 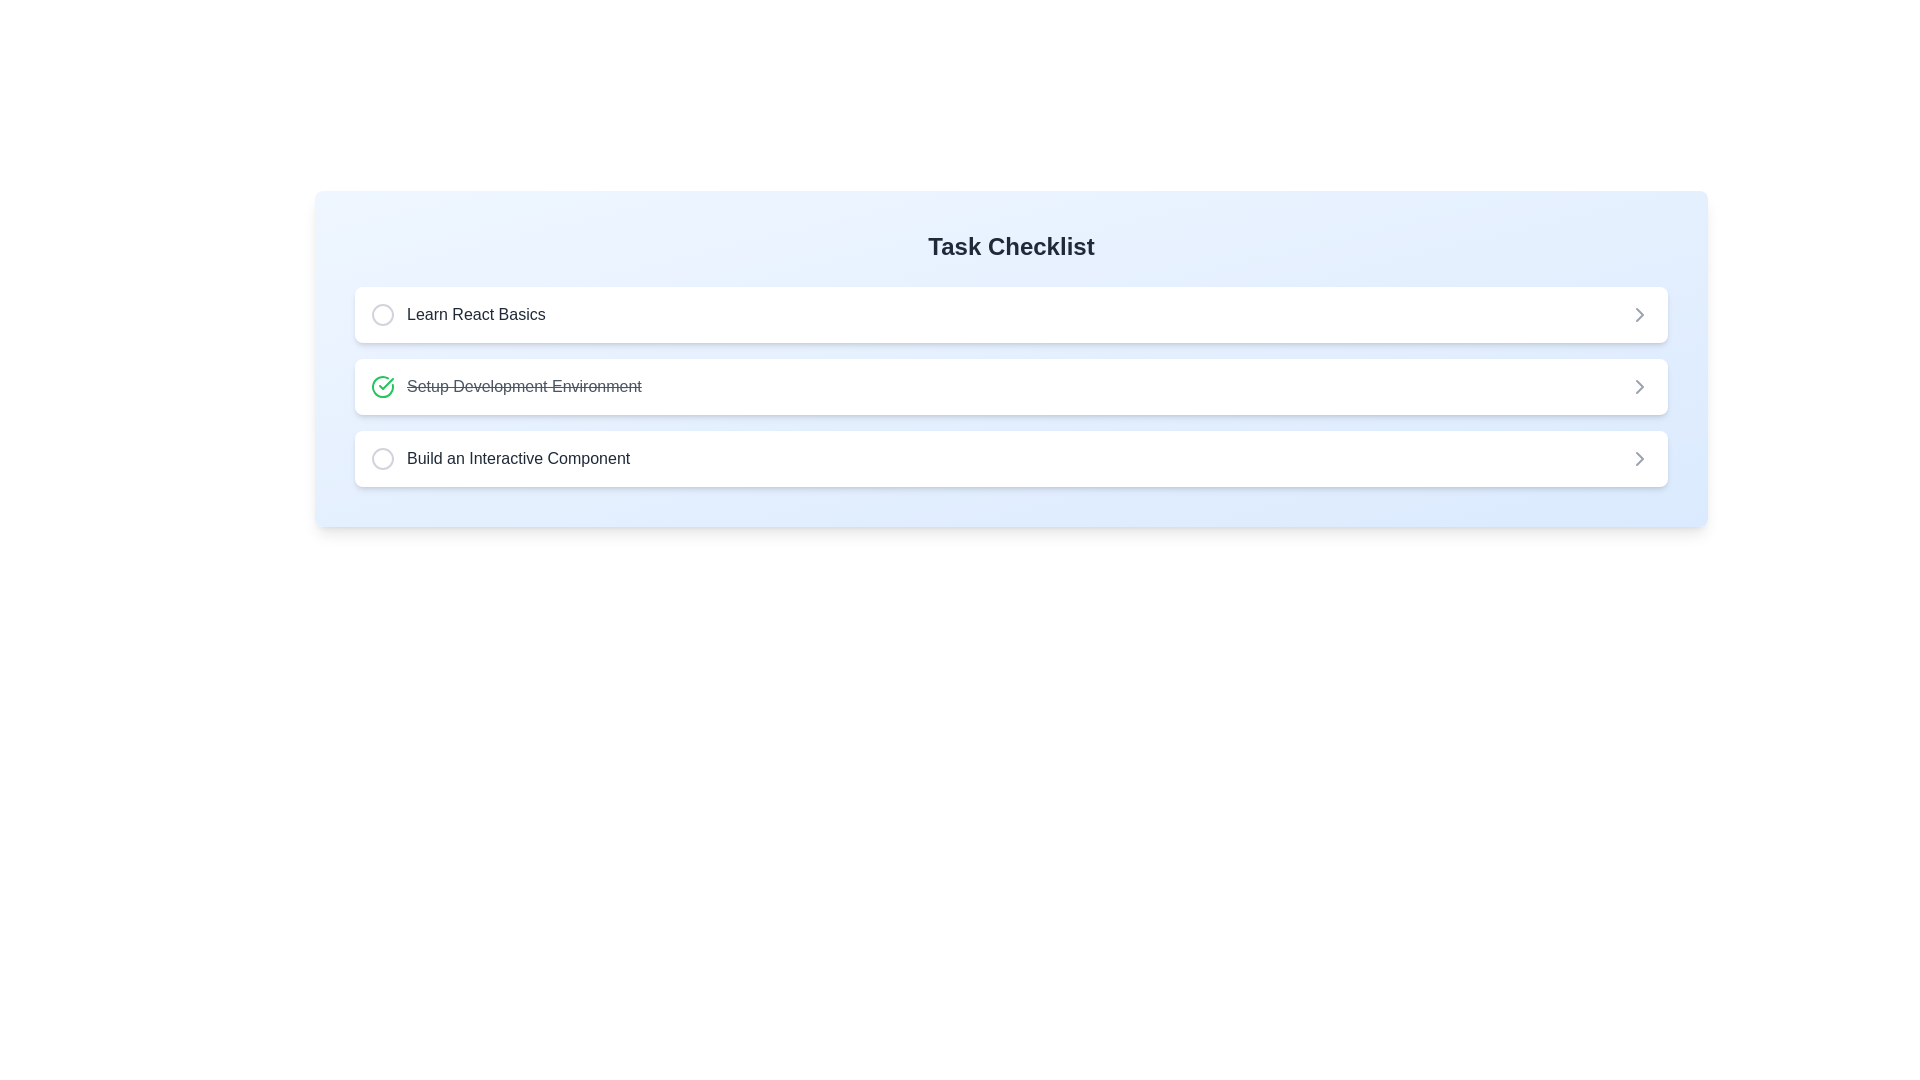 What do you see at coordinates (524, 386) in the screenshot?
I see `the text label indicating a completed task in the checklist, located between 'Learn React Basics' and 'Build an Interactive Component'` at bounding box center [524, 386].